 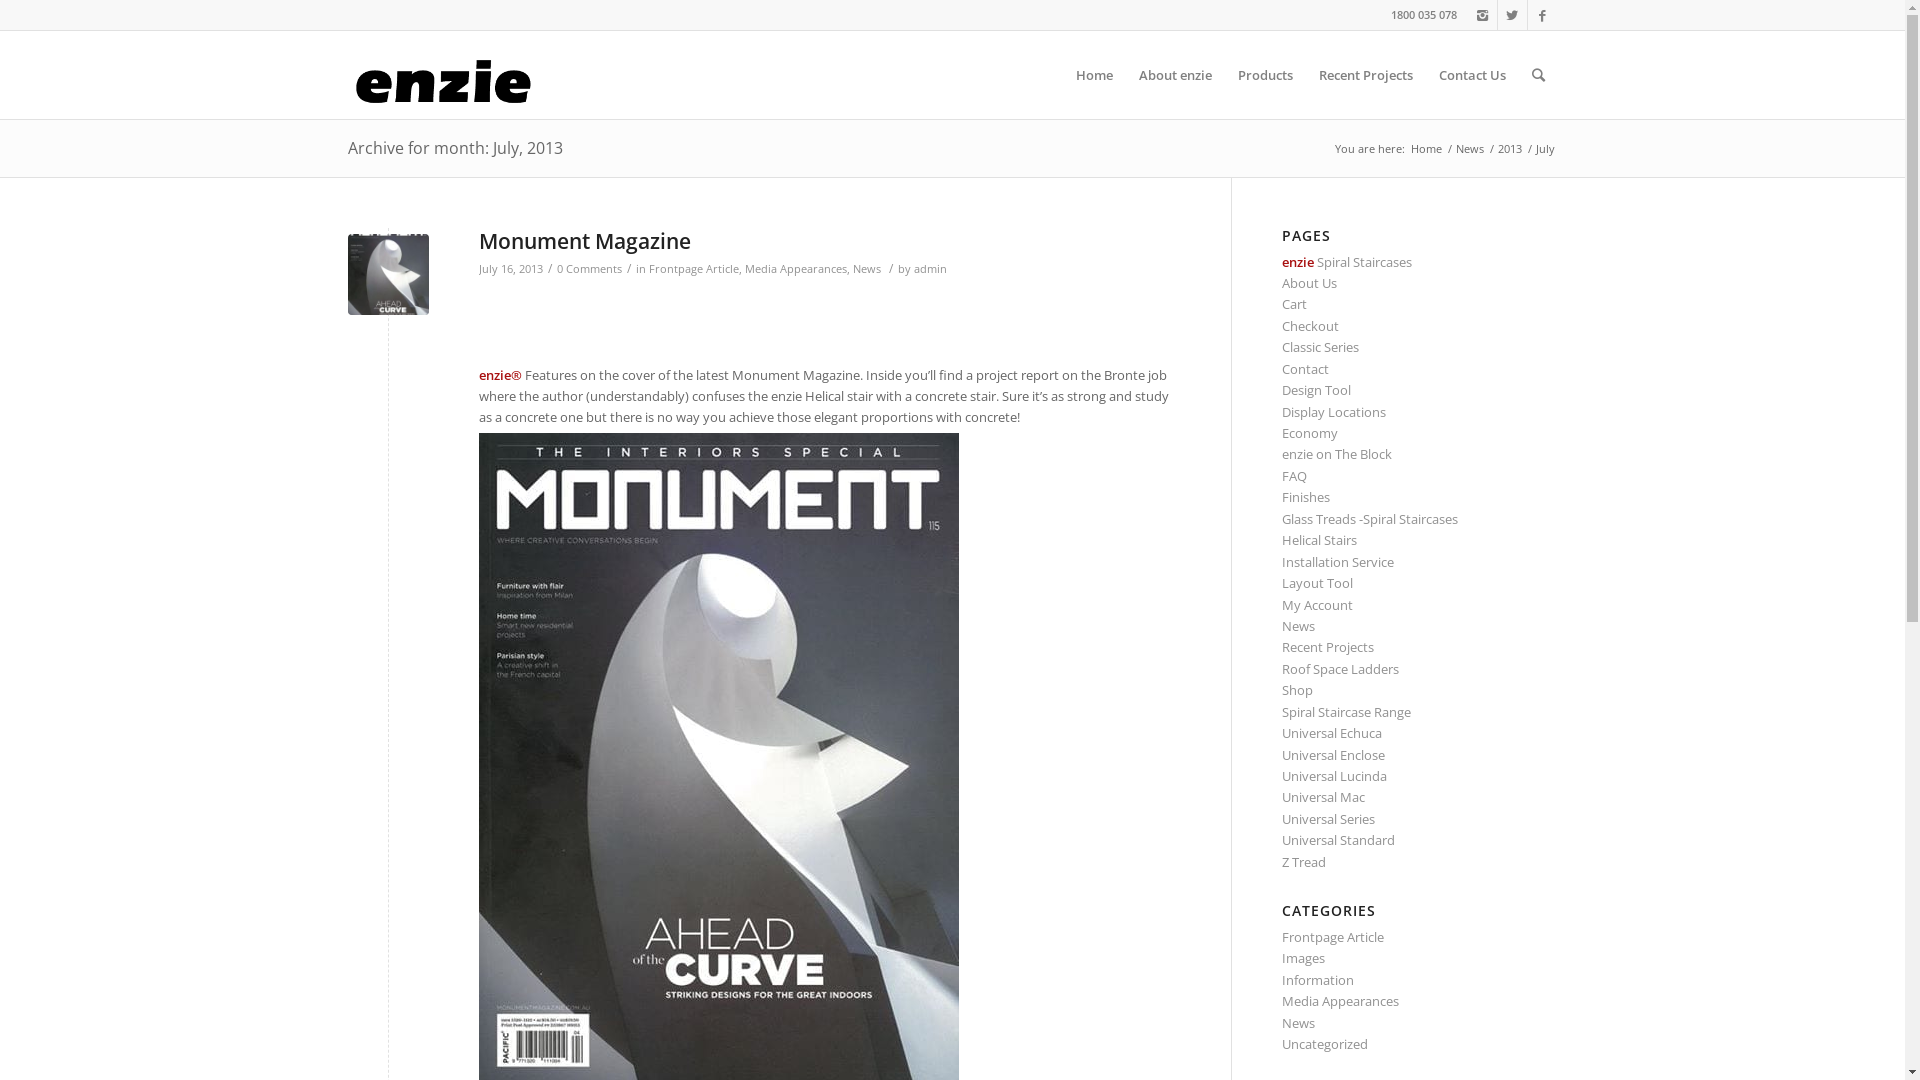 What do you see at coordinates (929, 268) in the screenshot?
I see `'admin'` at bounding box center [929, 268].